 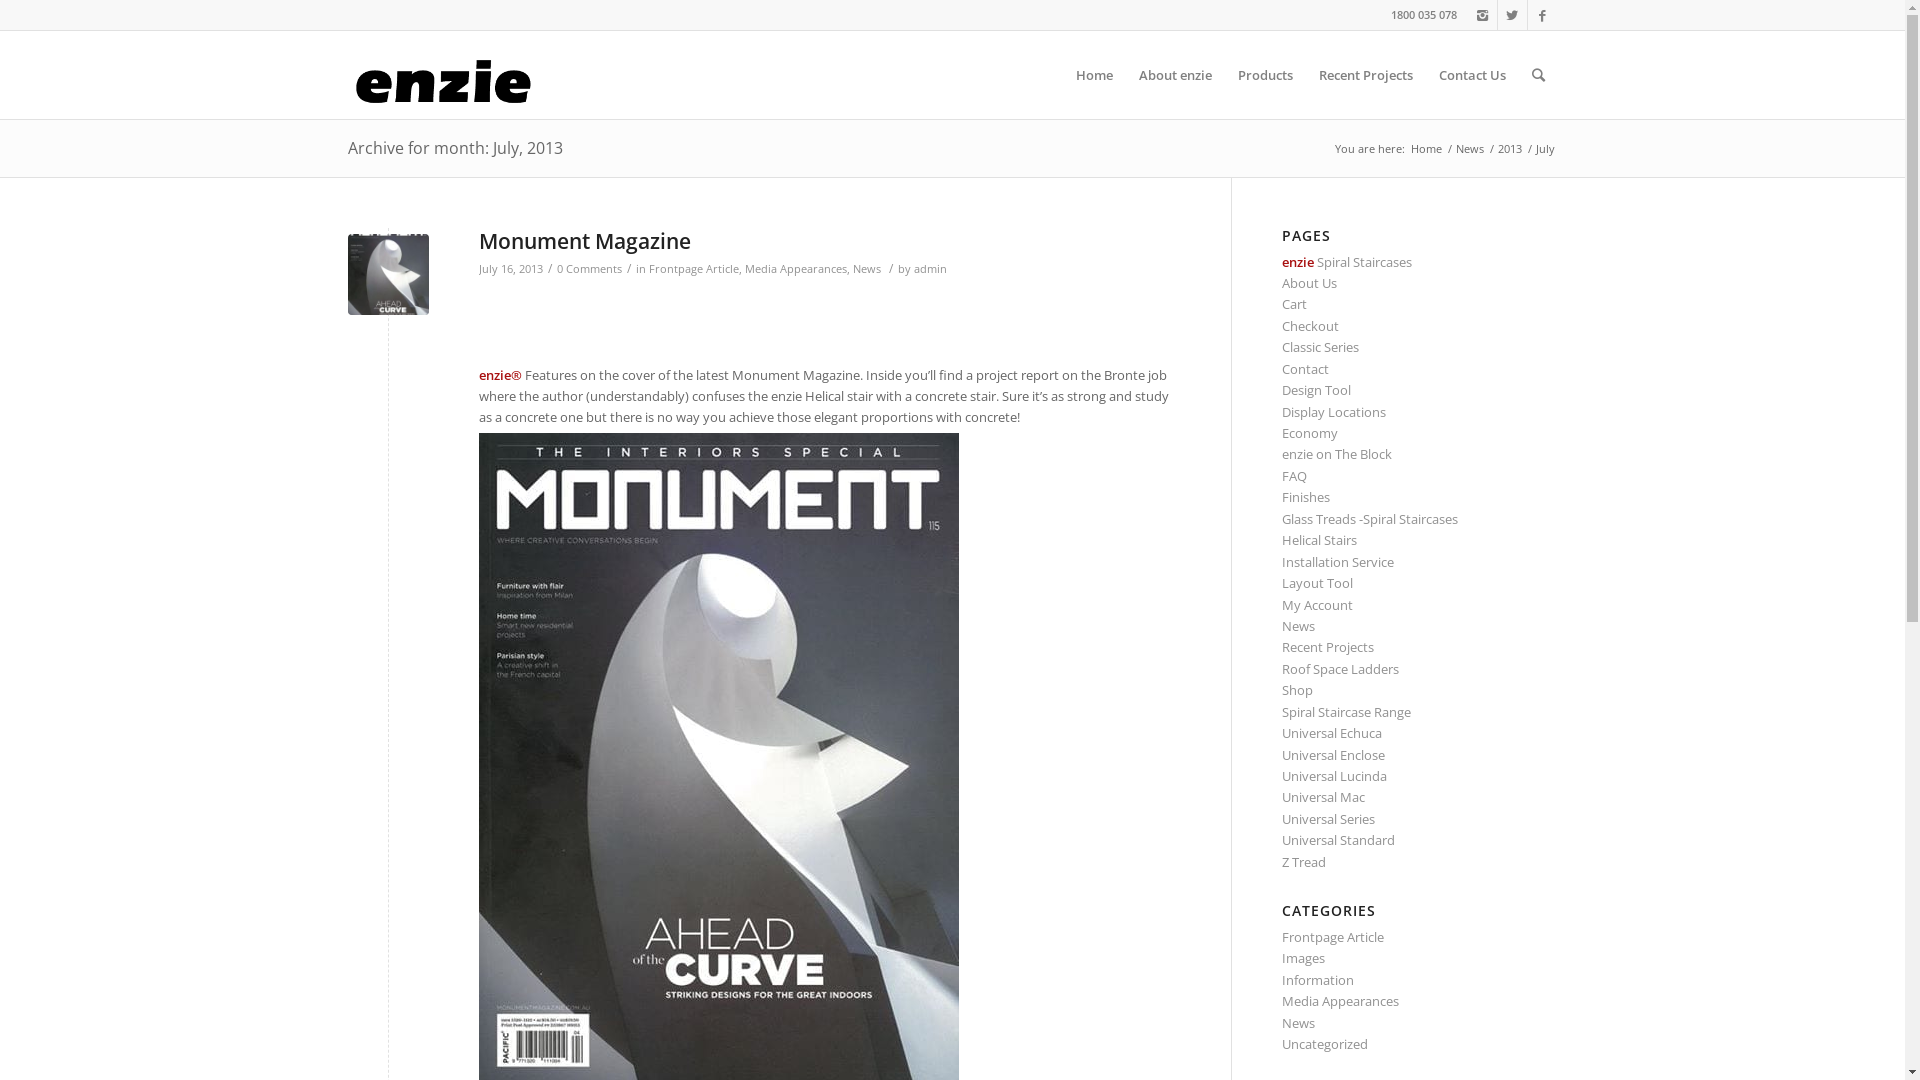 What do you see at coordinates (929, 268) in the screenshot?
I see `'admin'` at bounding box center [929, 268].